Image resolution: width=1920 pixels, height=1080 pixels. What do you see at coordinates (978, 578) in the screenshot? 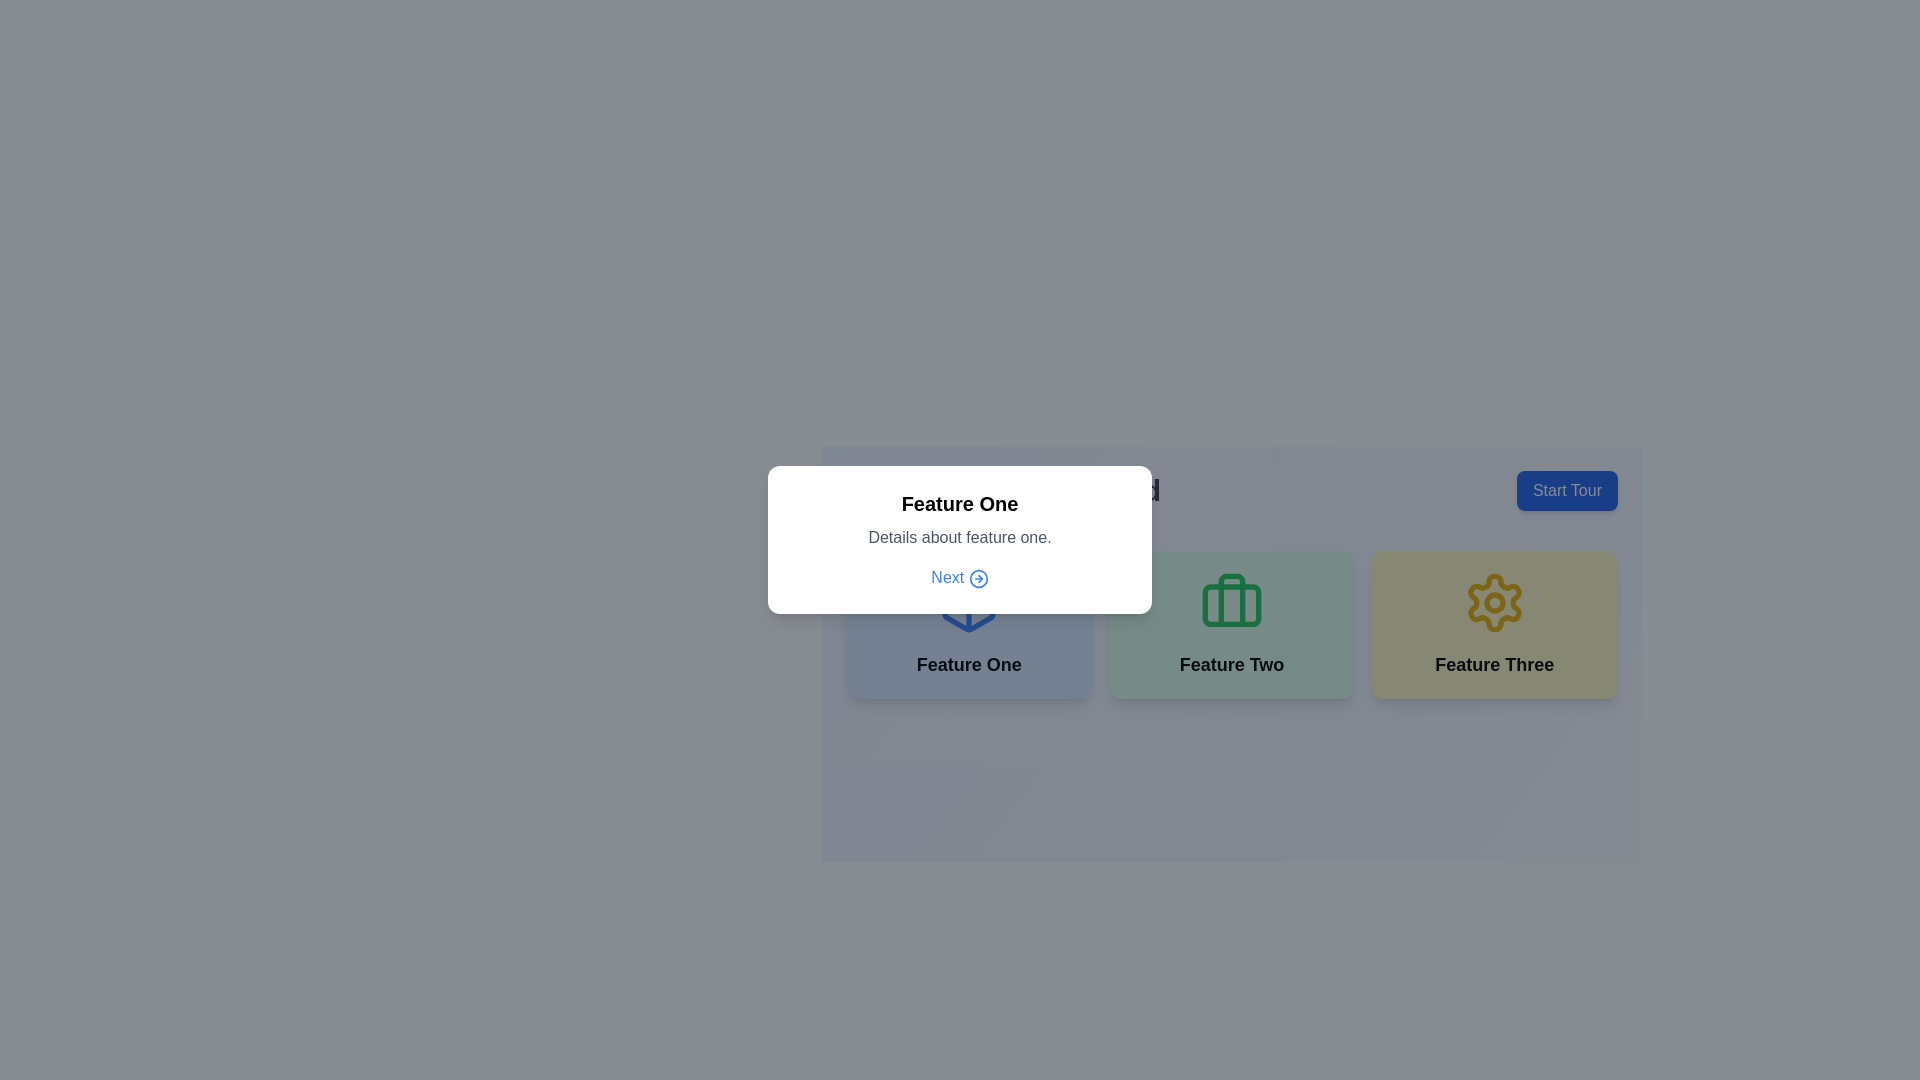
I see `the icon located to the right of the 'Next' text inside the clickable area at the bottom of the modal window` at bounding box center [978, 578].